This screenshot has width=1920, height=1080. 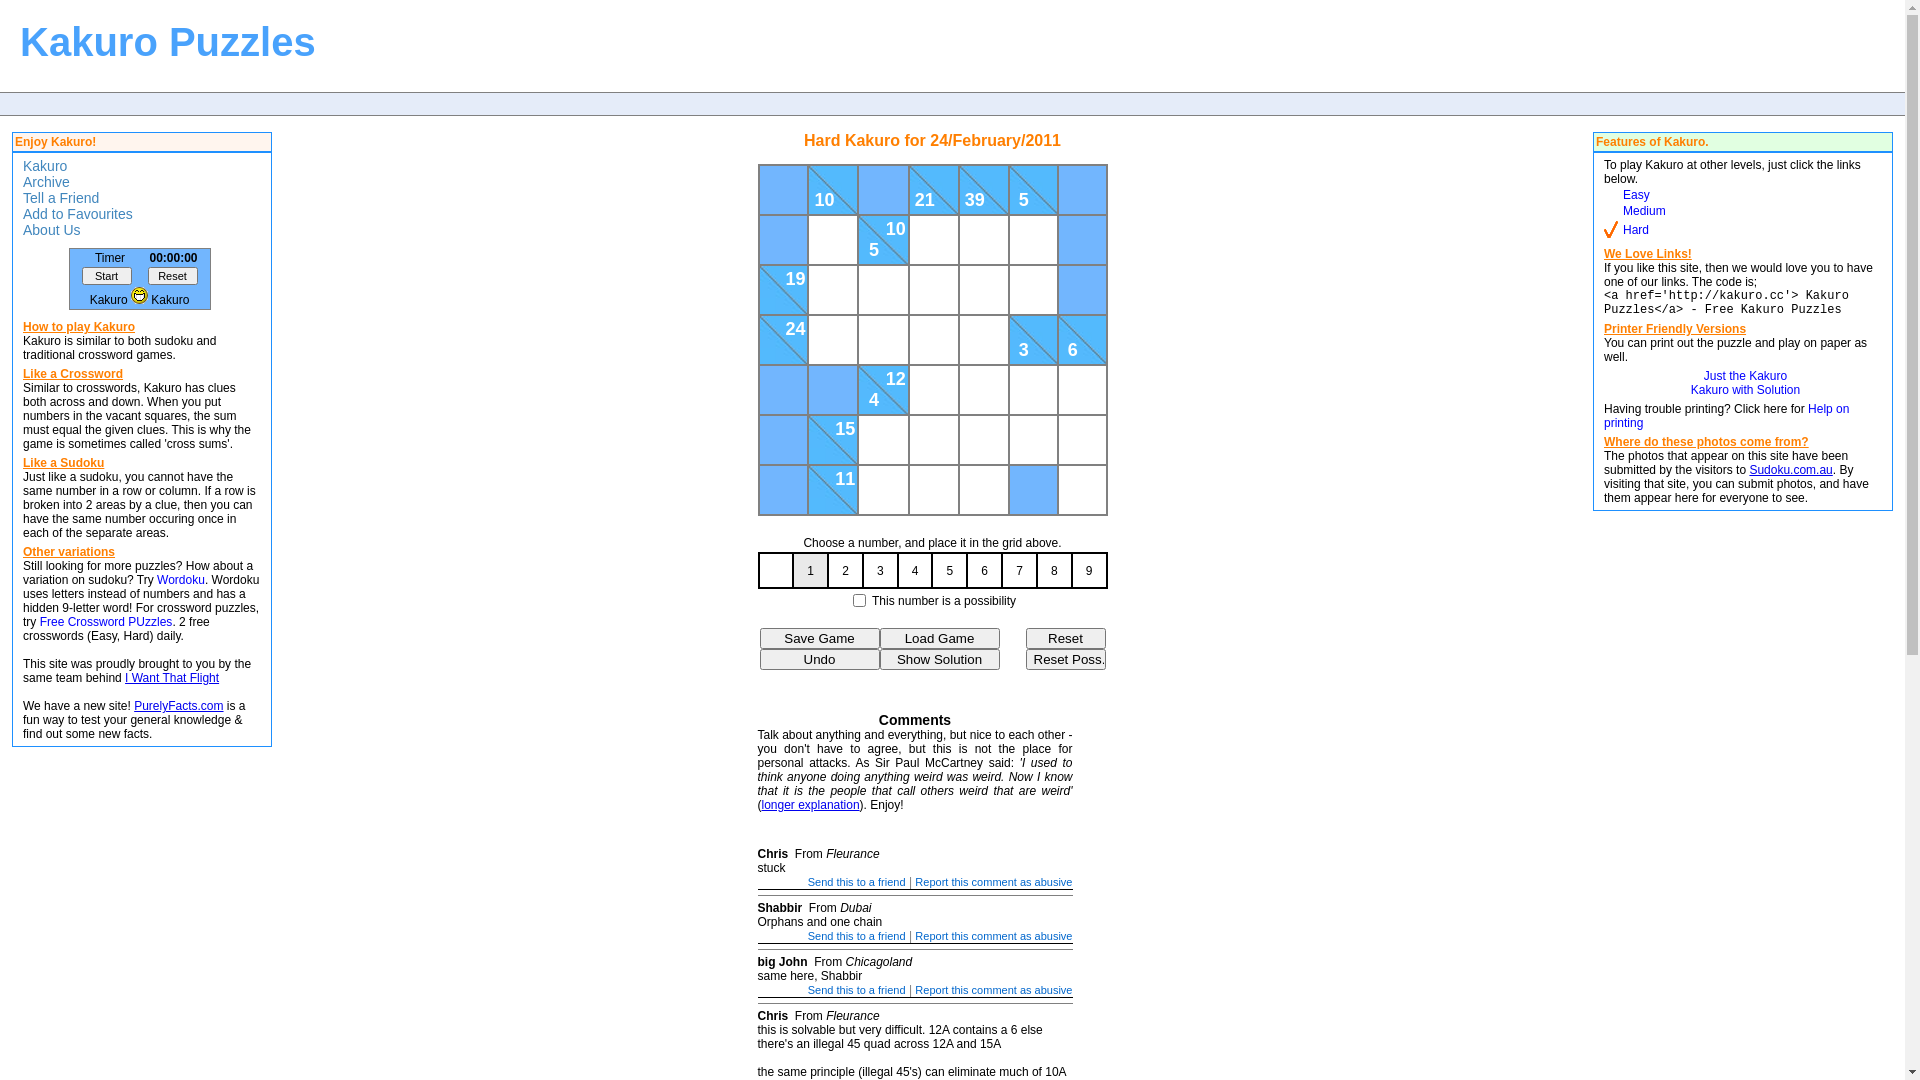 What do you see at coordinates (1636, 195) in the screenshot?
I see `'Easy'` at bounding box center [1636, 195].